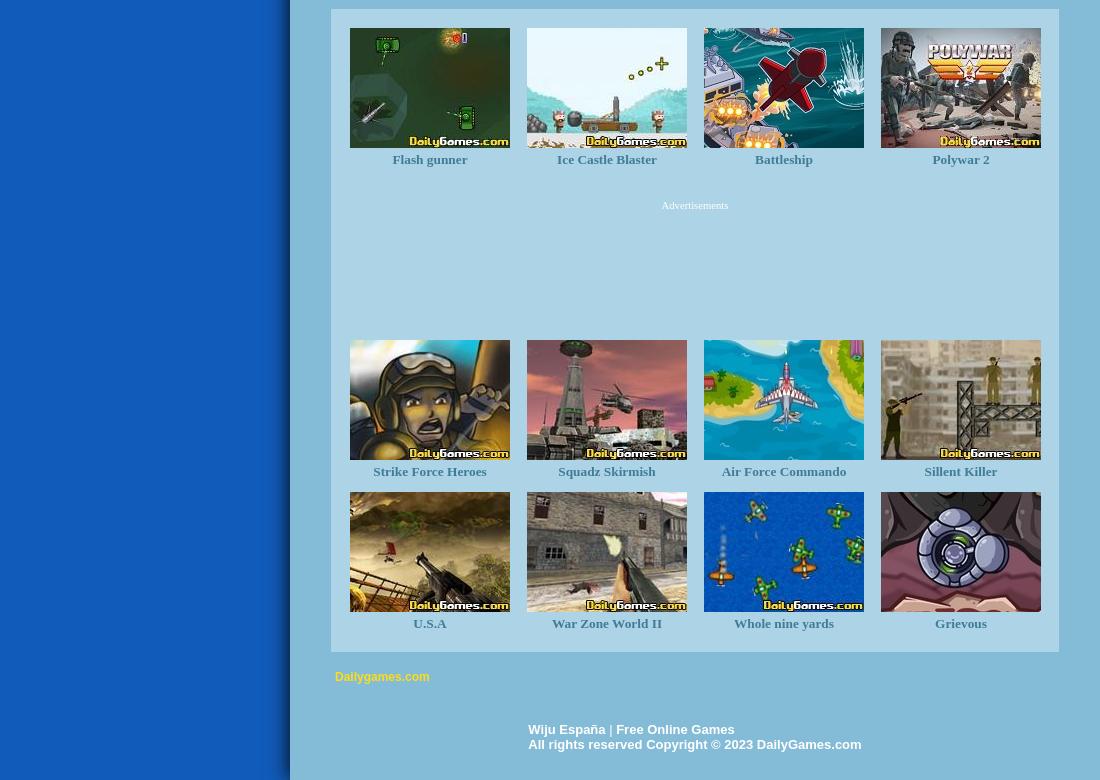 The image size is (1100, 780). What do you see at coordinates (428, 158) in the screenshot?
I see `'Flash gunner'` at bounding box center [428, 158].